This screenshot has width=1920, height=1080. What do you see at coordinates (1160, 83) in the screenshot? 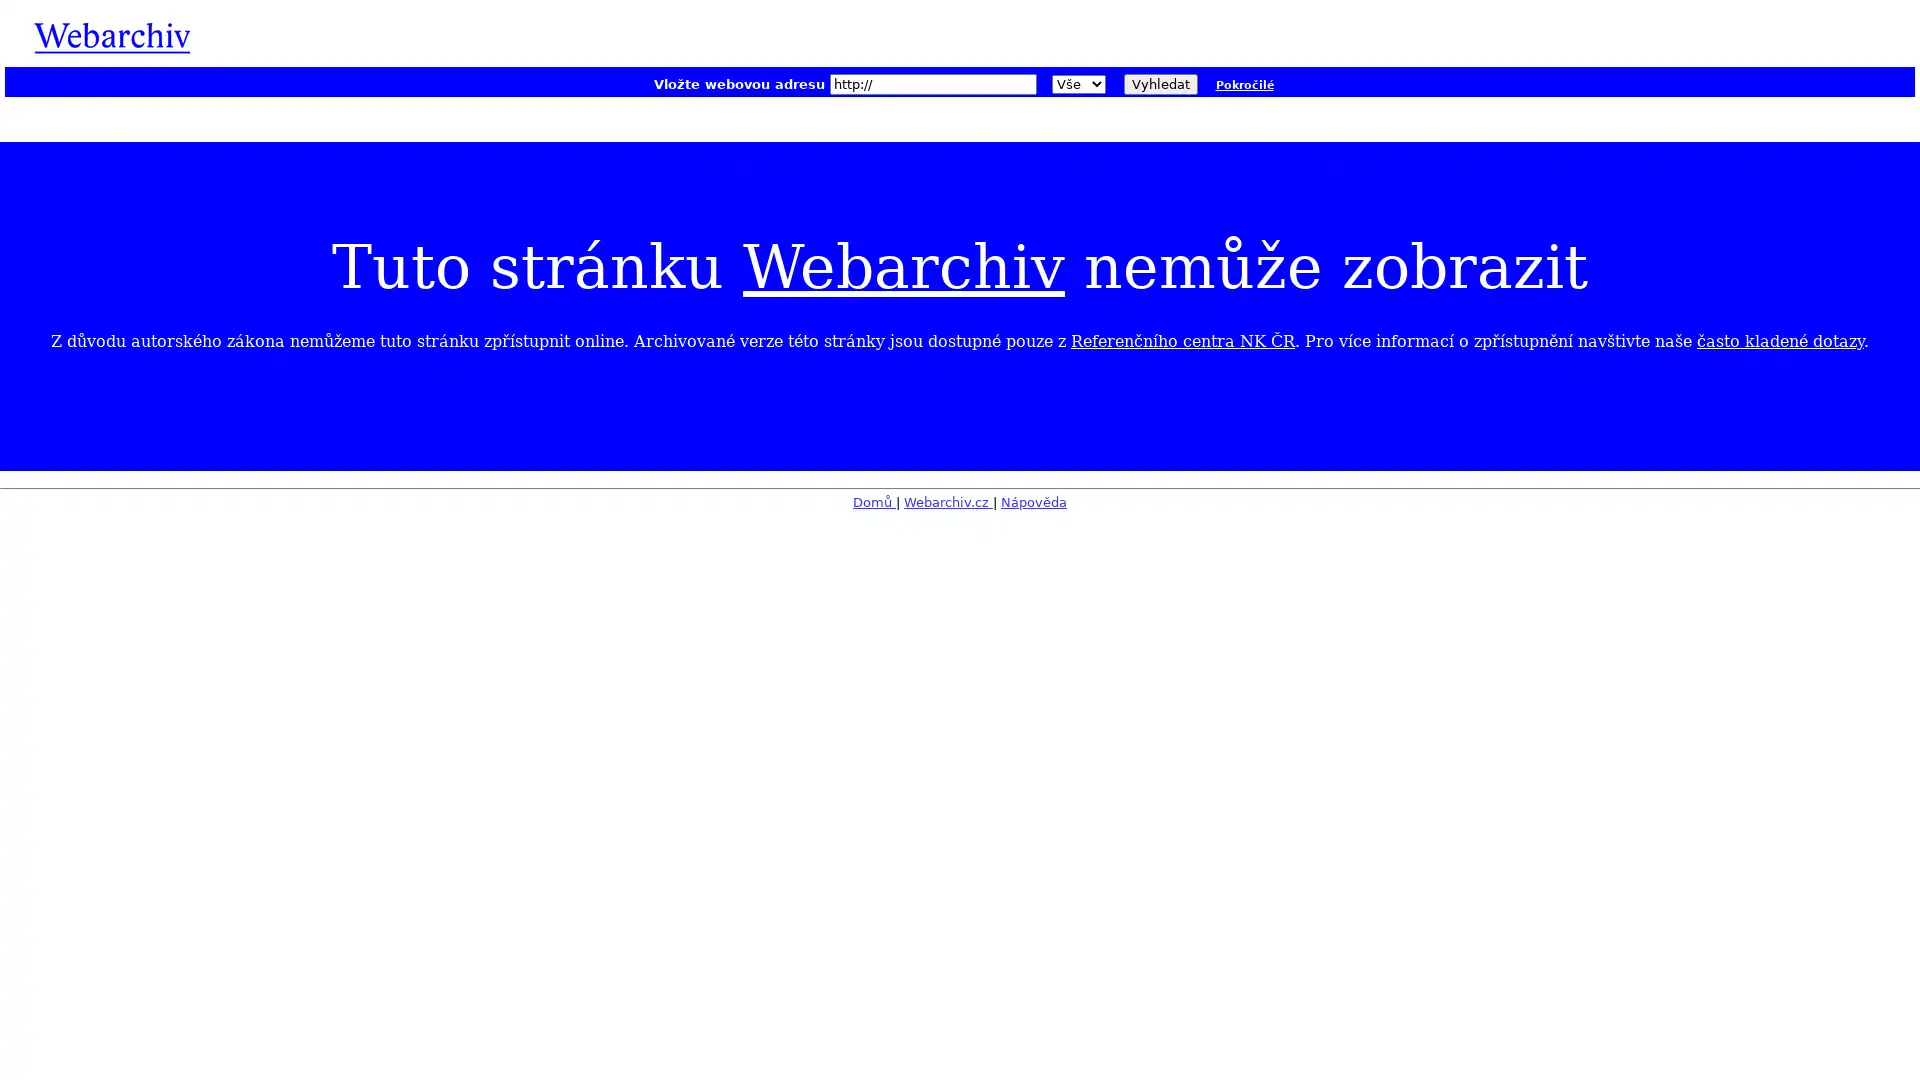
I see `Vyhledat` at bounding box center [1160, 83].